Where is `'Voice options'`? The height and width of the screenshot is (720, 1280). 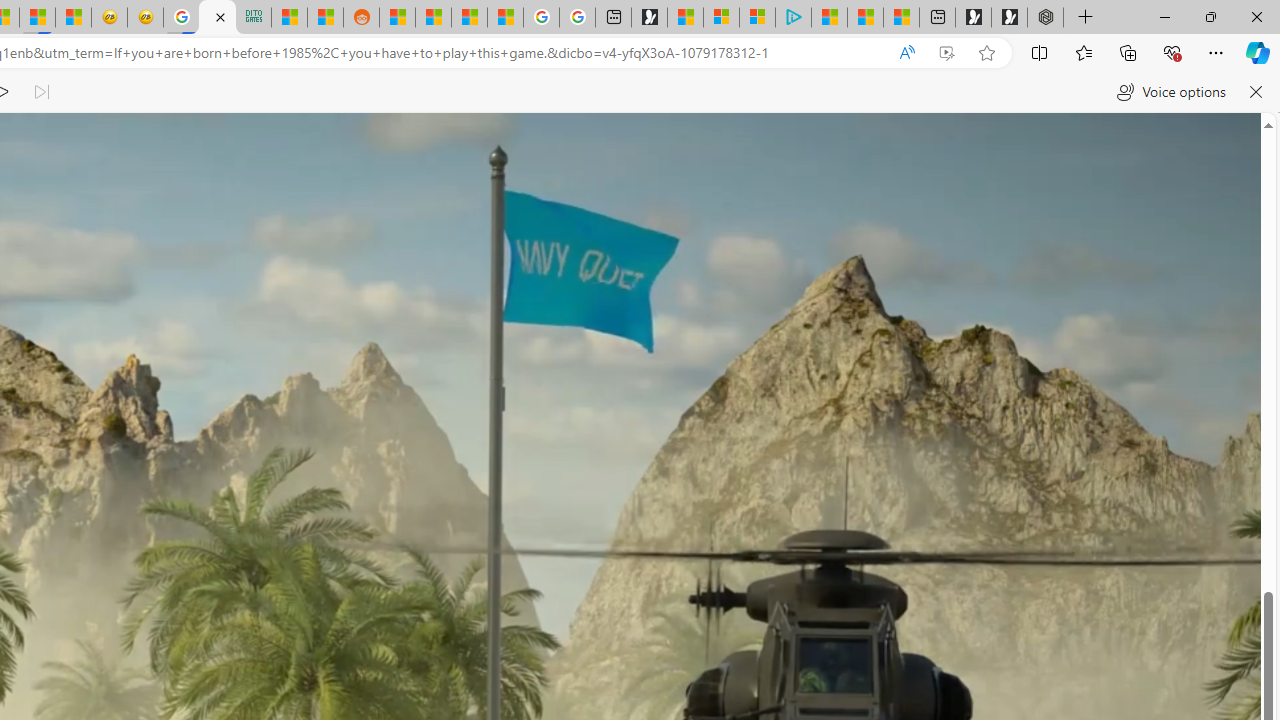 'Voice options' is located at coordinates (1171, 92).